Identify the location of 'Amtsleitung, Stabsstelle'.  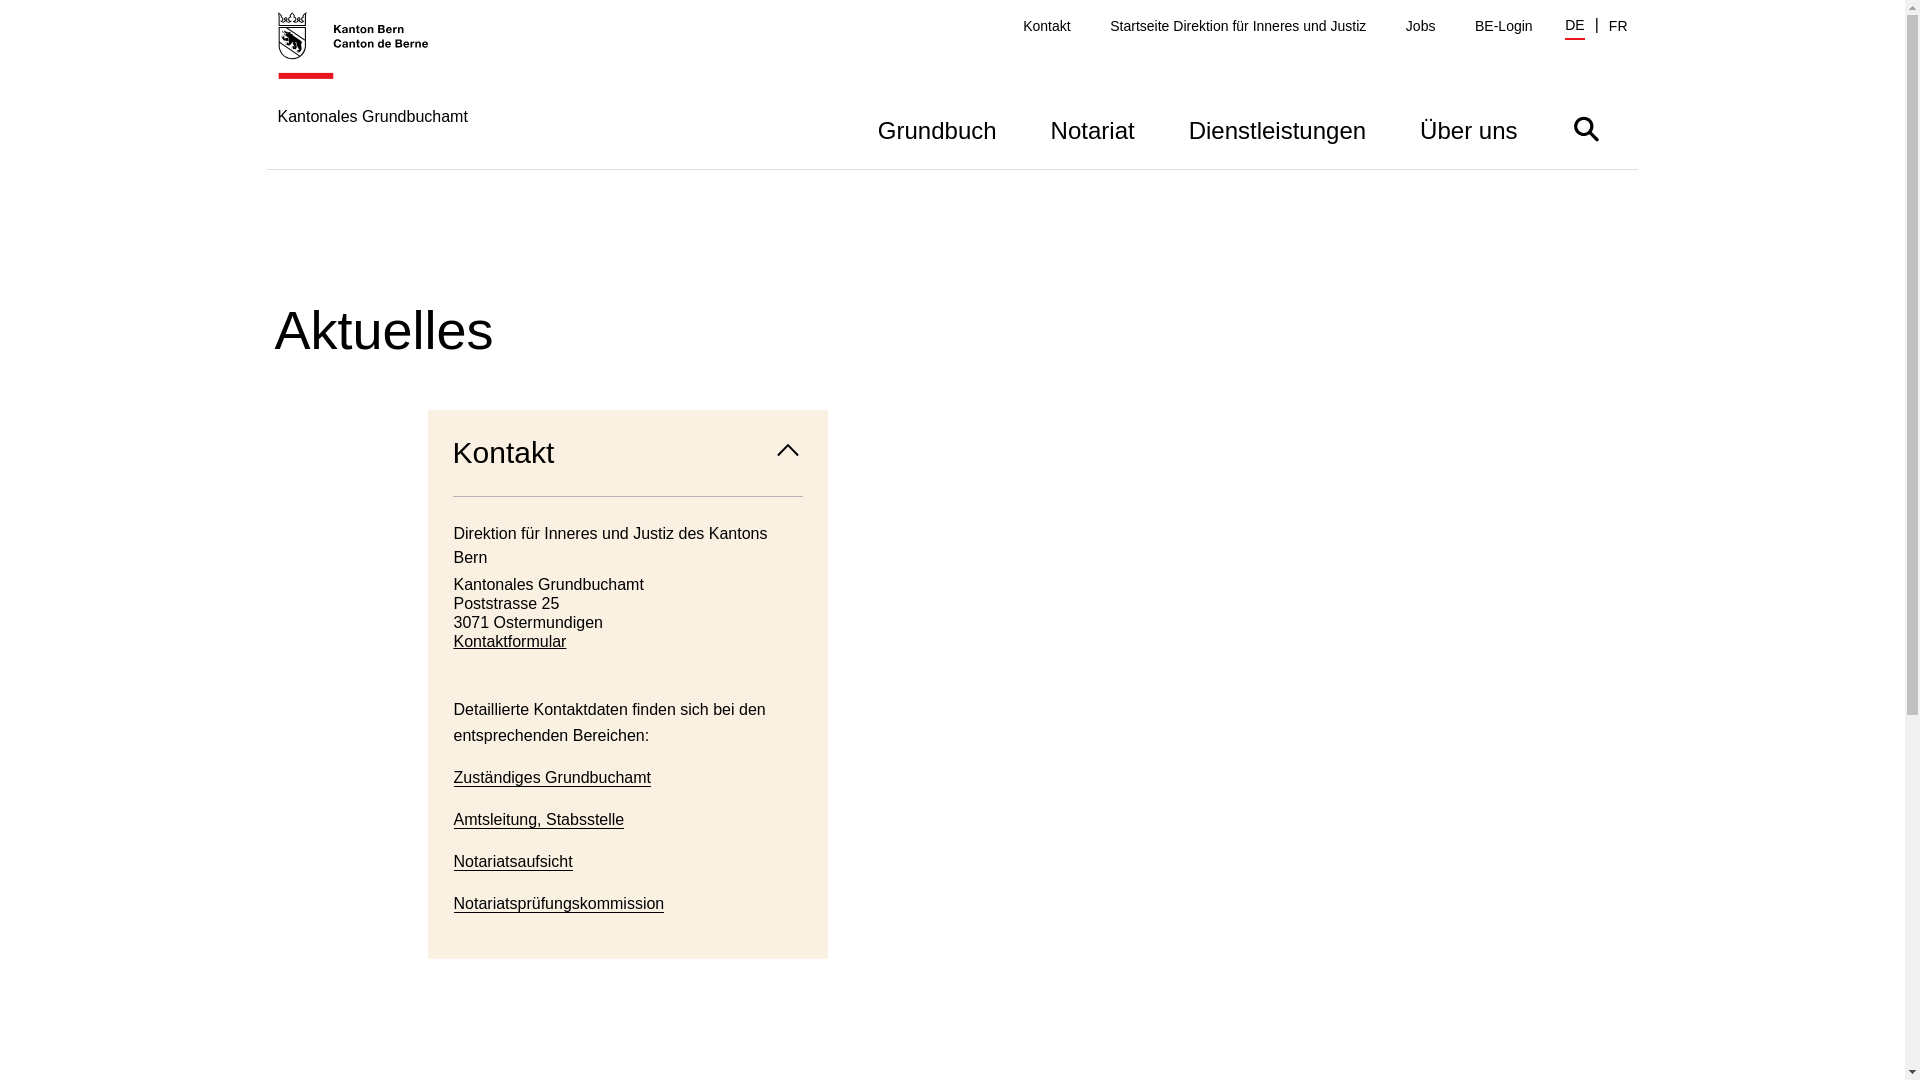
(539, 820).